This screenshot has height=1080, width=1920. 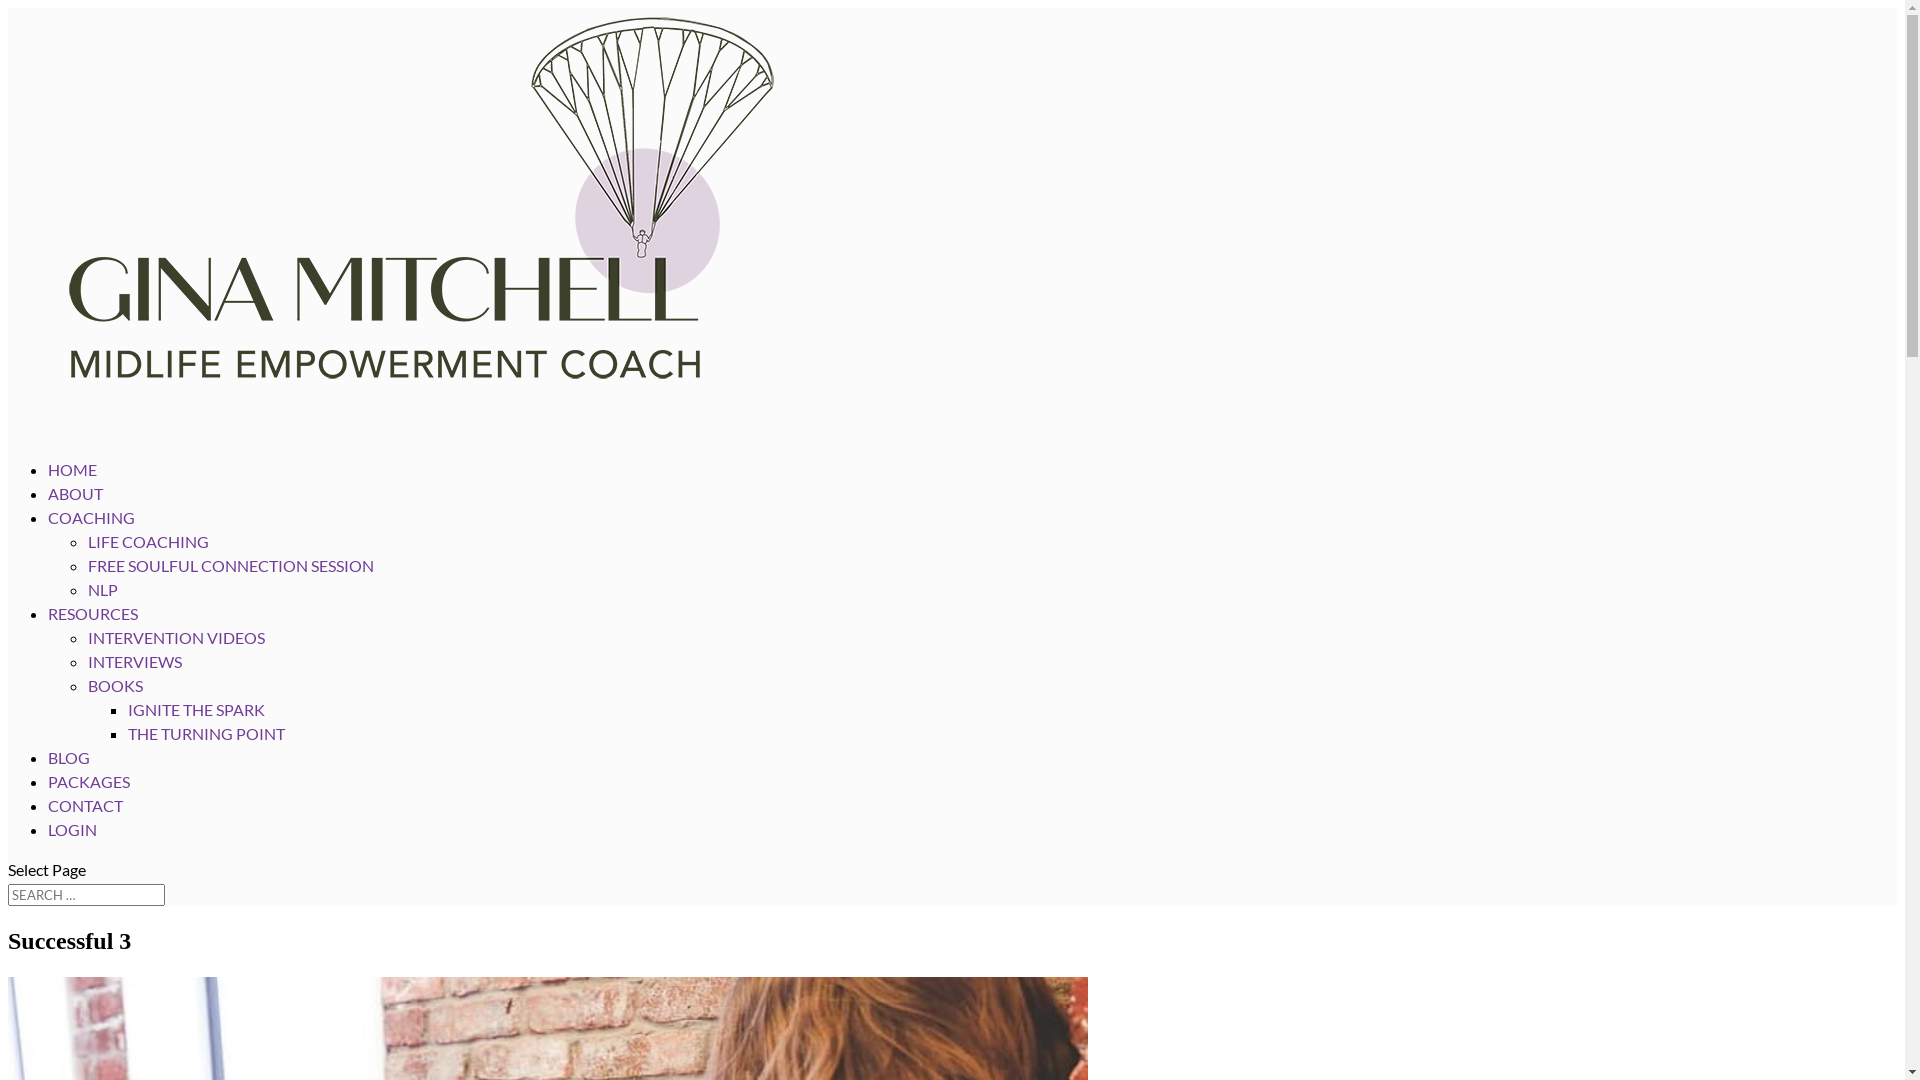 I want to click on 'Search for:', so click(x=85, y=893).